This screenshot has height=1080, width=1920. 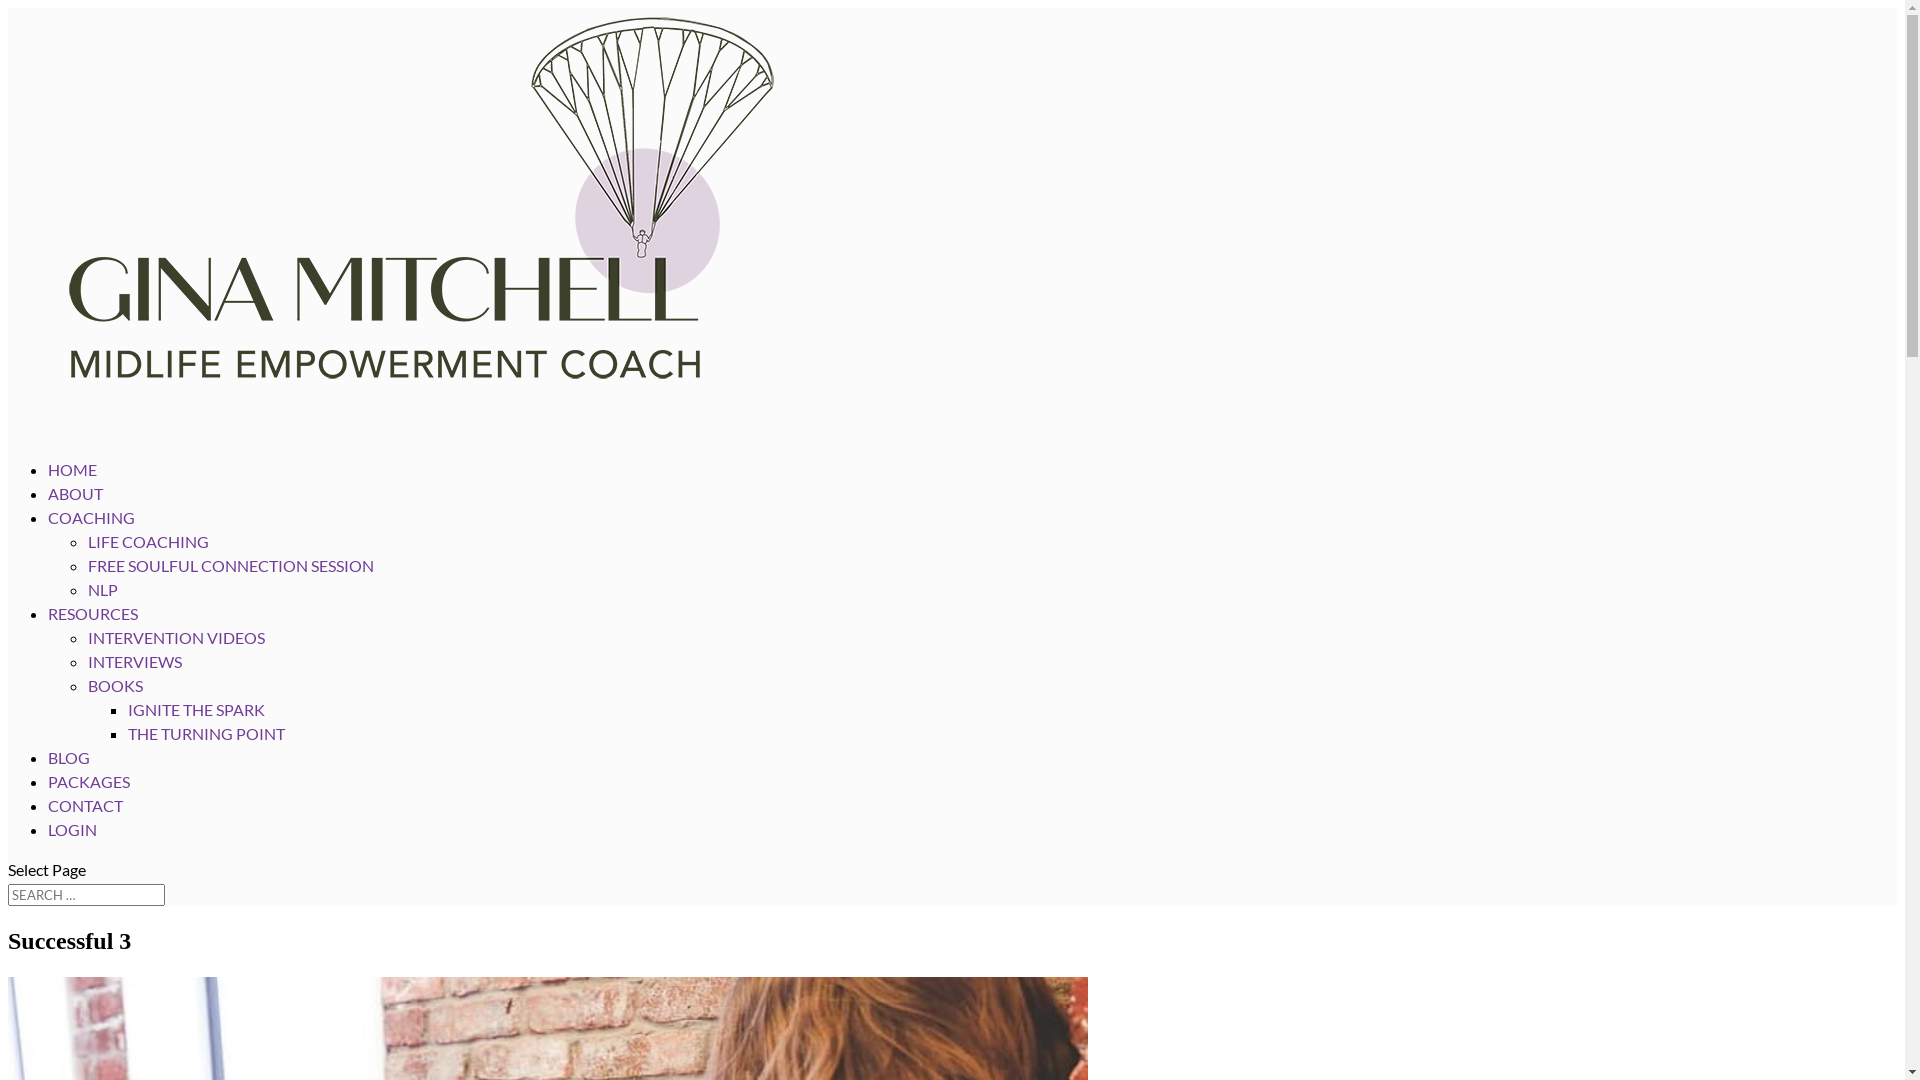 I want to click on 'Search for:', so click(x=85, y=893).